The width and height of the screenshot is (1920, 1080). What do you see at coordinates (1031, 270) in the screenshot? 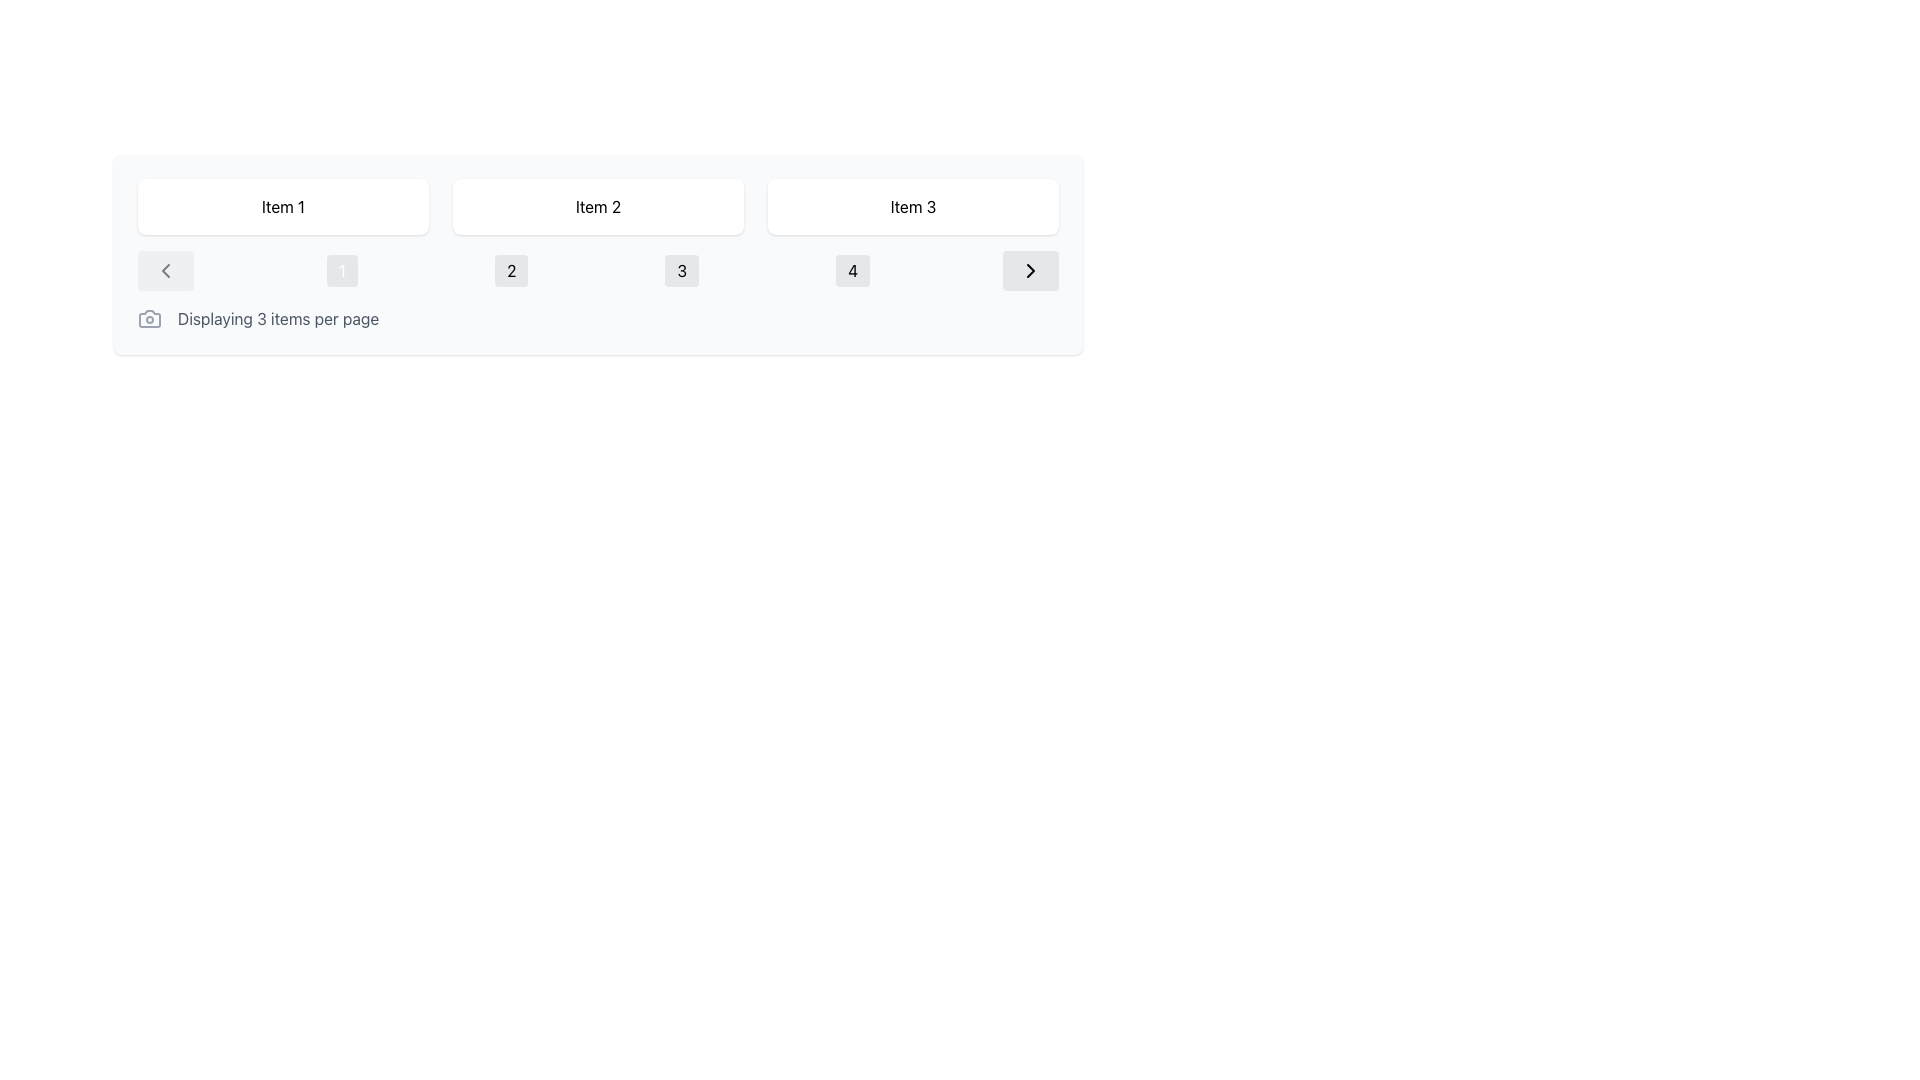
I see `the right-chevron navigation button in the pagination control area` at bounding box center [1031, 270].